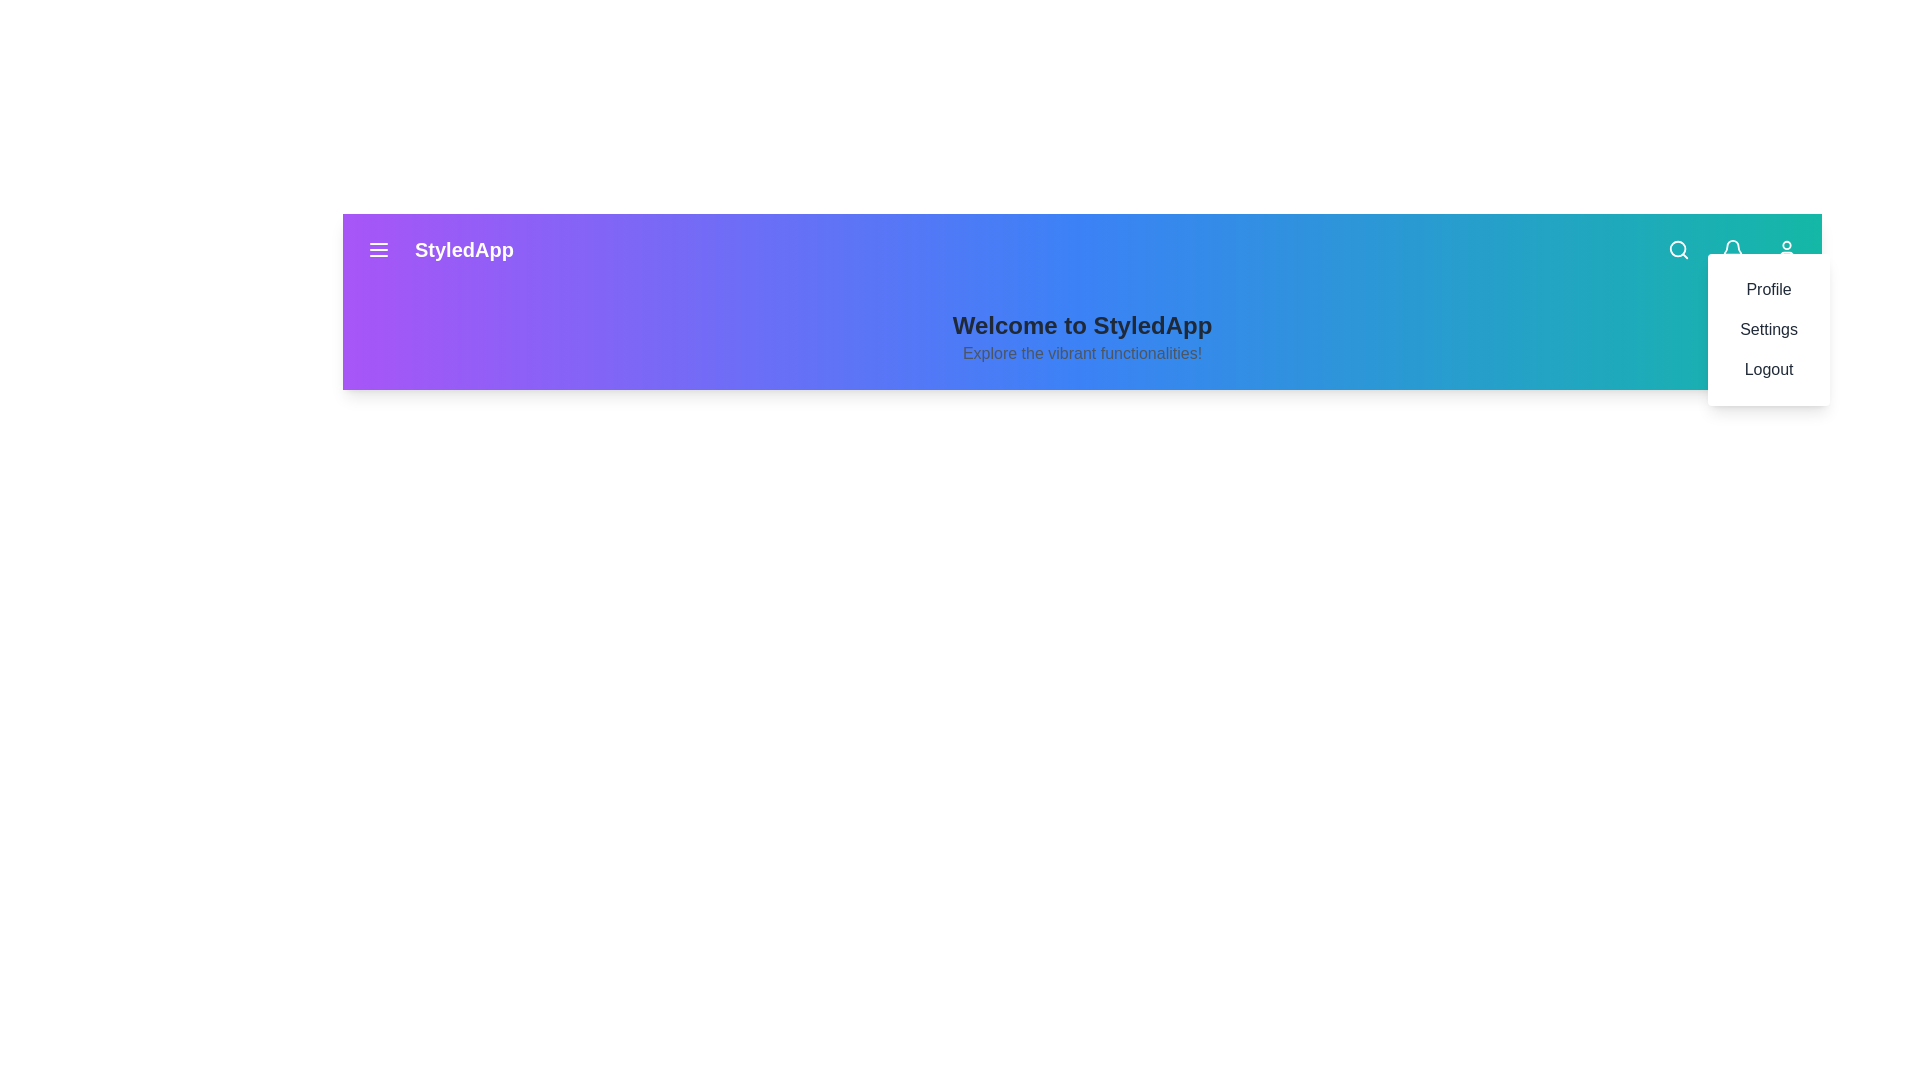 The width and height of the screenshot is (1920, 1080). What do you see at coordinates (1769, 370) in the screenshot?
I see `the option Logout from the dropdown menu` at bounding box center [1769, 370].